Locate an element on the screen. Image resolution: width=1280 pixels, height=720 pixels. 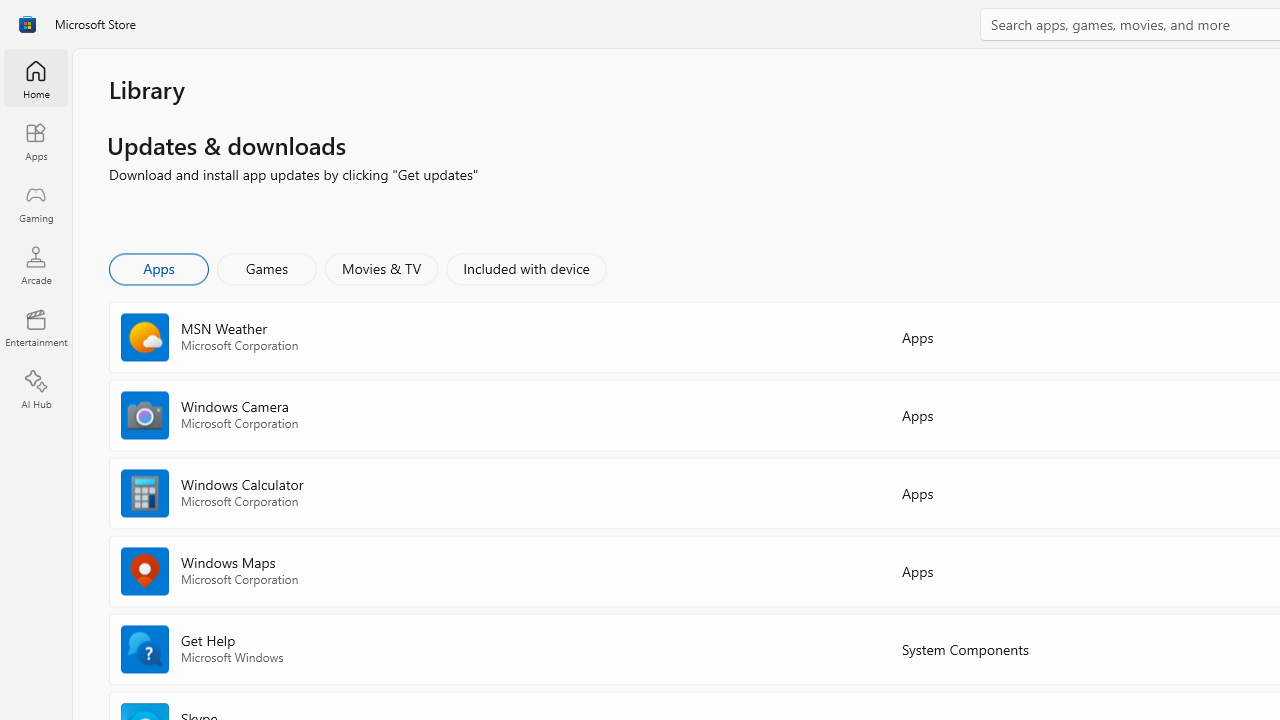
'Movies & TV' is located at coordinates (381, 267).